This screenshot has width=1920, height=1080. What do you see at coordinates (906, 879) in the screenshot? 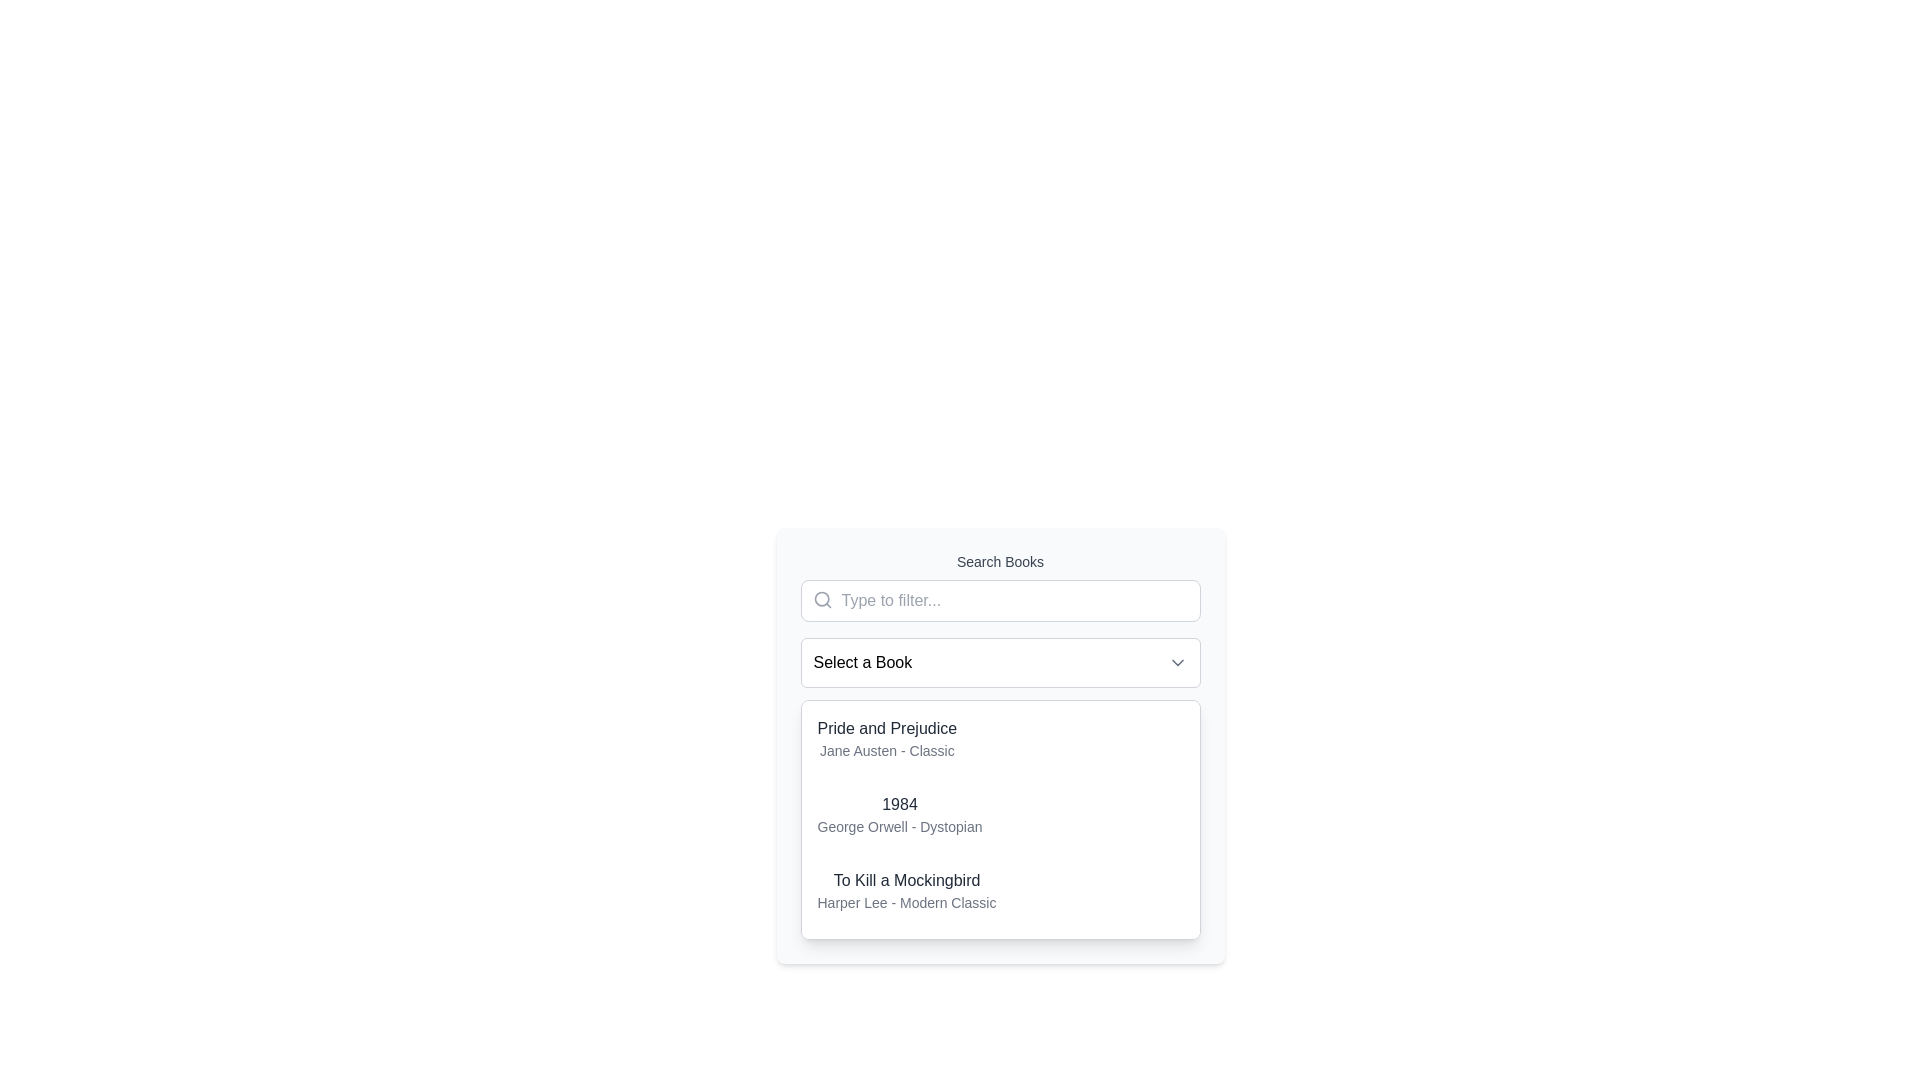
I see `the text label for the last book entry in the 'Select a Book' list, which is positioned above the subtitle 'Harper Lee - Modern Classic'` at bounding box center [906, 879].